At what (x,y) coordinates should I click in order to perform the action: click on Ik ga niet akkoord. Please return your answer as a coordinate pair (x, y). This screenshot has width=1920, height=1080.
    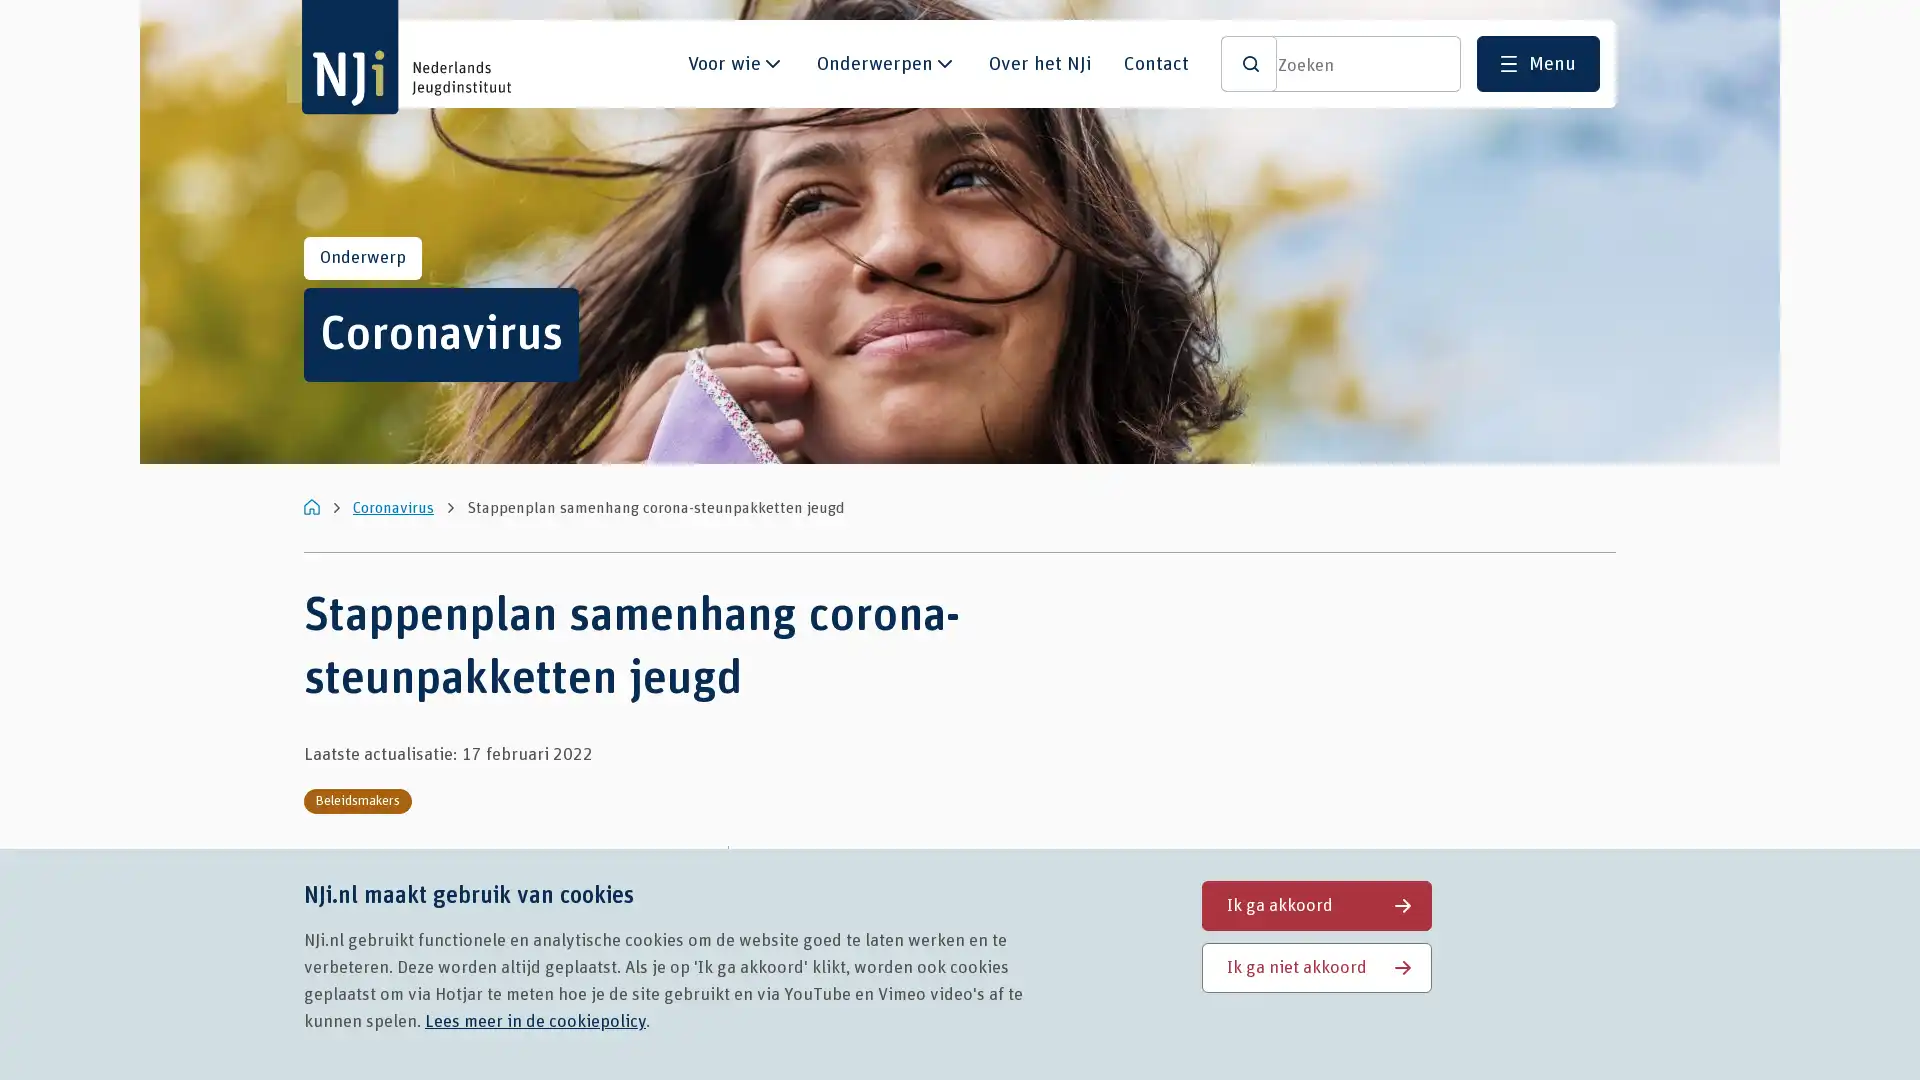
    Looking at the image, I should click on (1316, 966).